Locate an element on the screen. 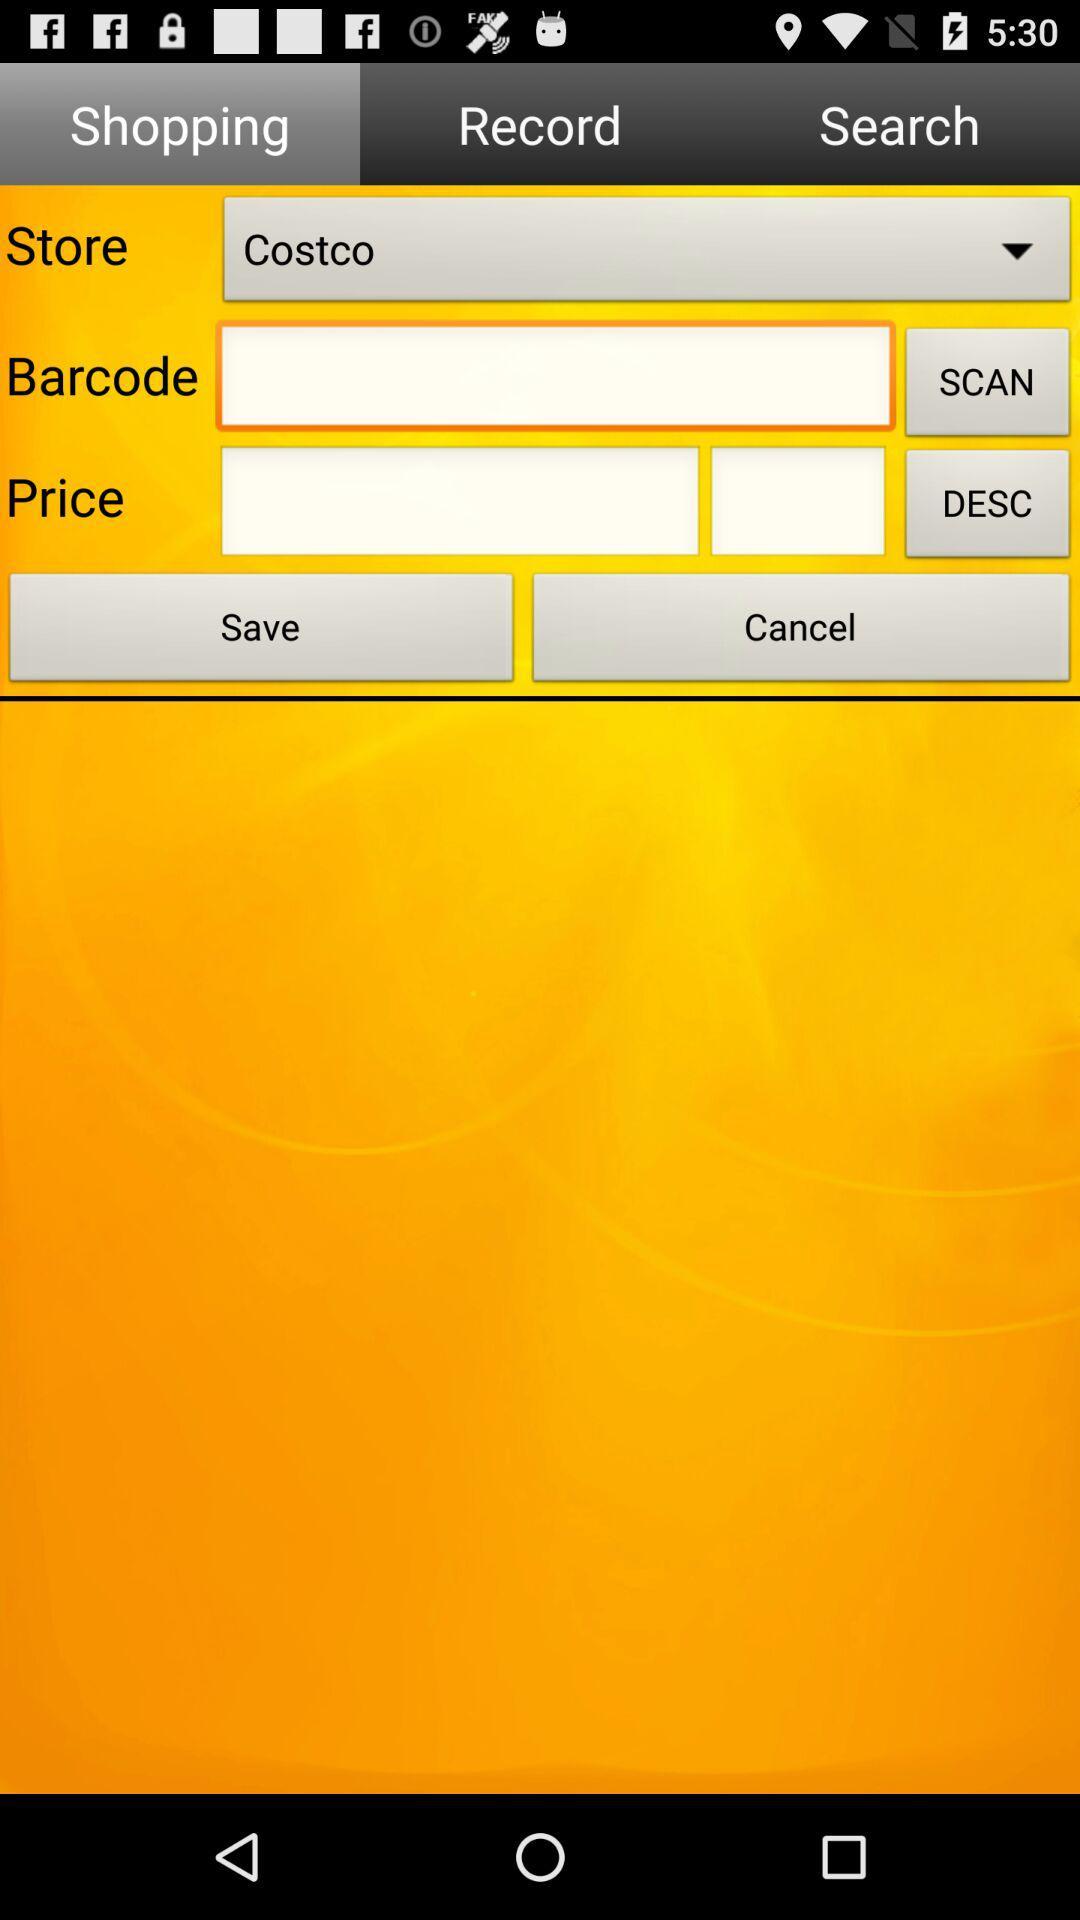 This screenshot has width=1080, height=1920. field costco is located at coordinates (647, 253).